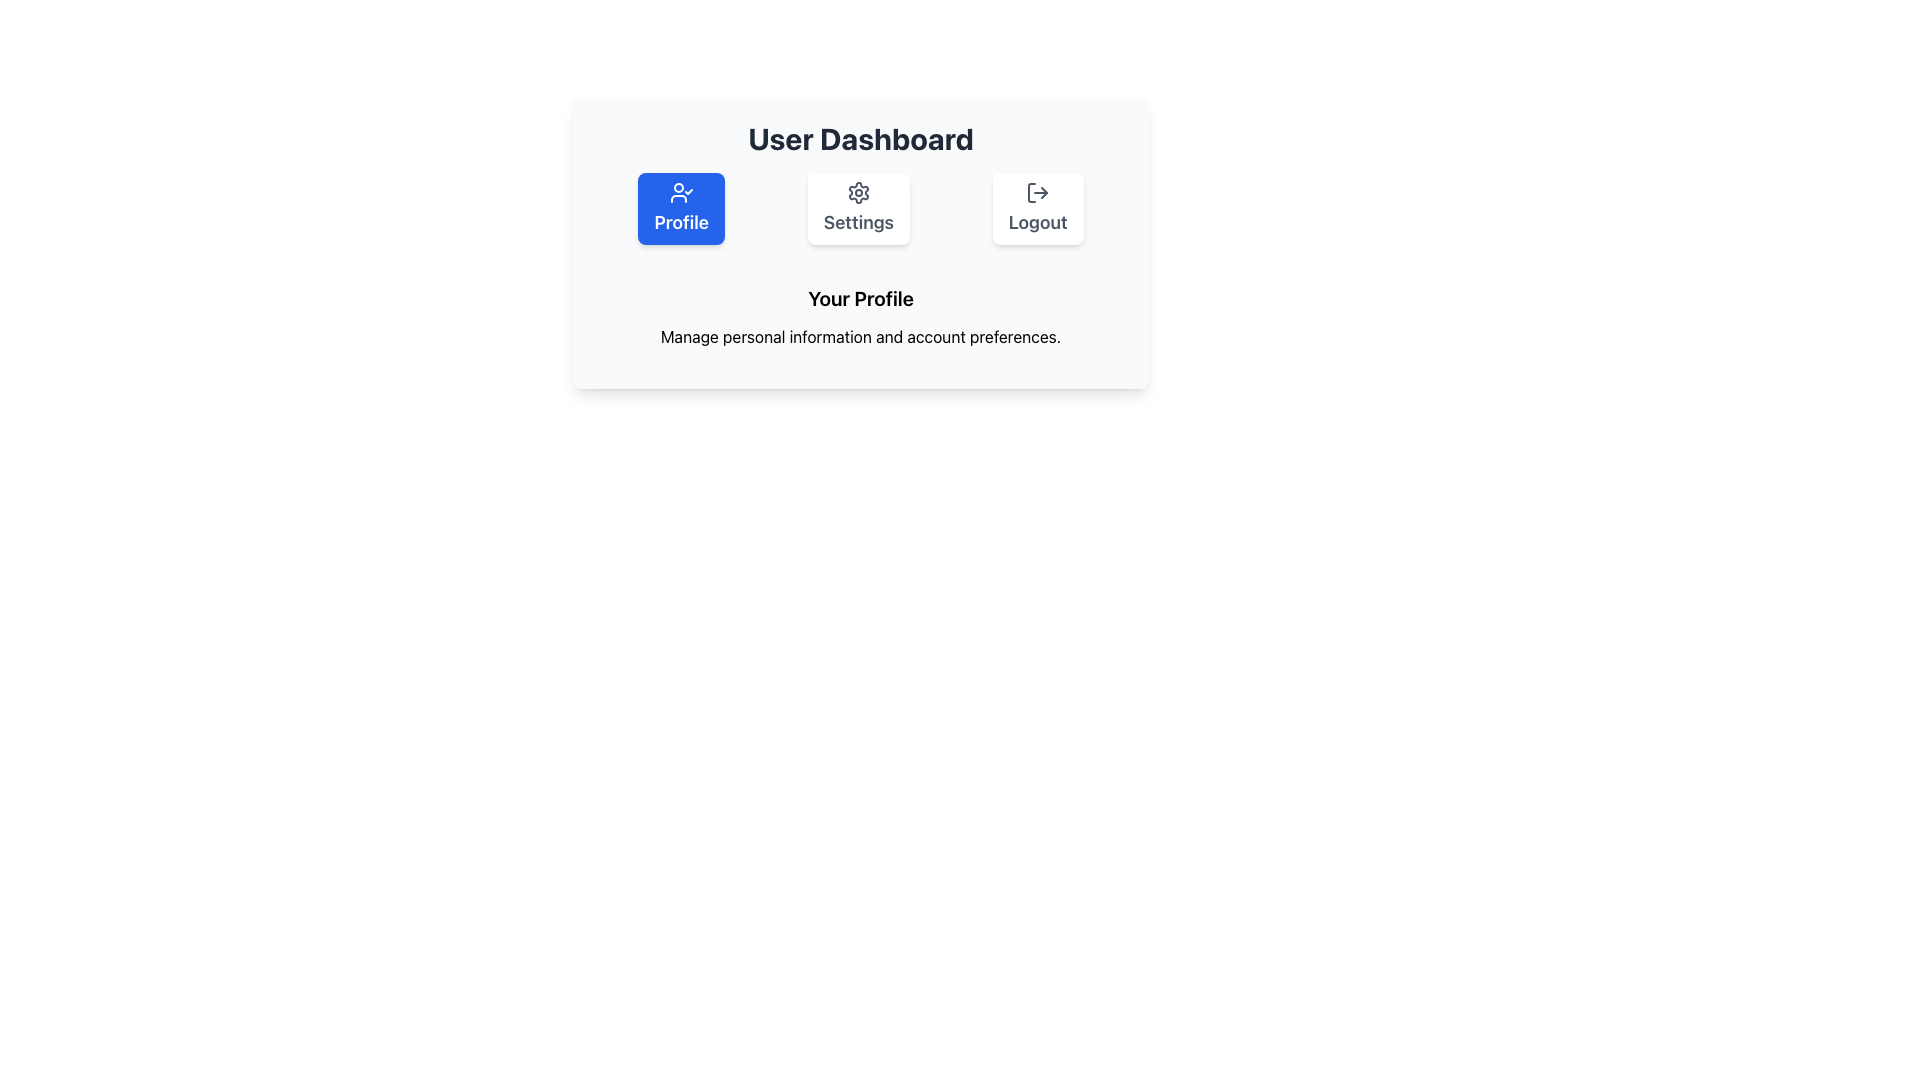 This screenshot has width=1920, height=1080. I want to click on the triangular icon representing the logout action, which is the arrowhead of the SVG icon, so click(1043, 192).